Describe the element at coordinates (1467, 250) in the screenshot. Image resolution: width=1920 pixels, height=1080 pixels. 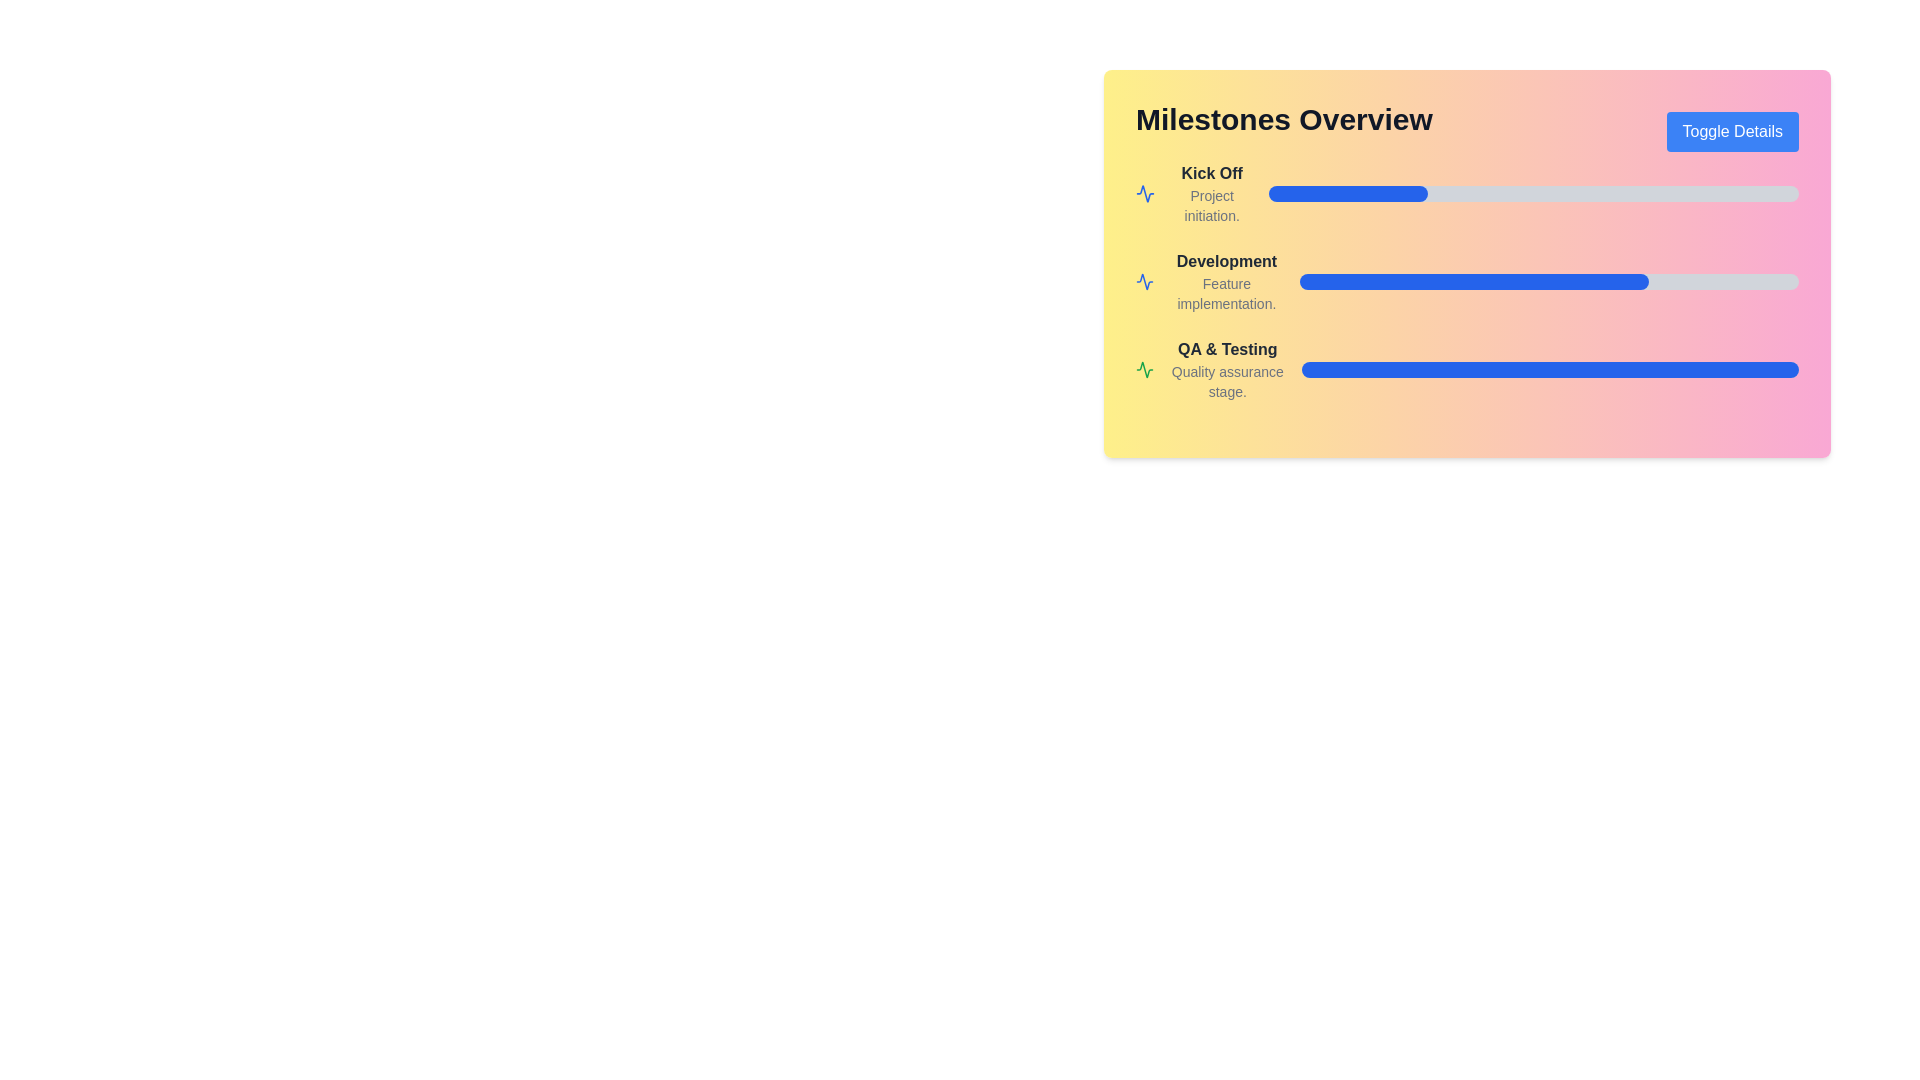
I see `the second milestone in the Milestones Overview section, which includes a title, subtitle, and a progress bar` at that location.